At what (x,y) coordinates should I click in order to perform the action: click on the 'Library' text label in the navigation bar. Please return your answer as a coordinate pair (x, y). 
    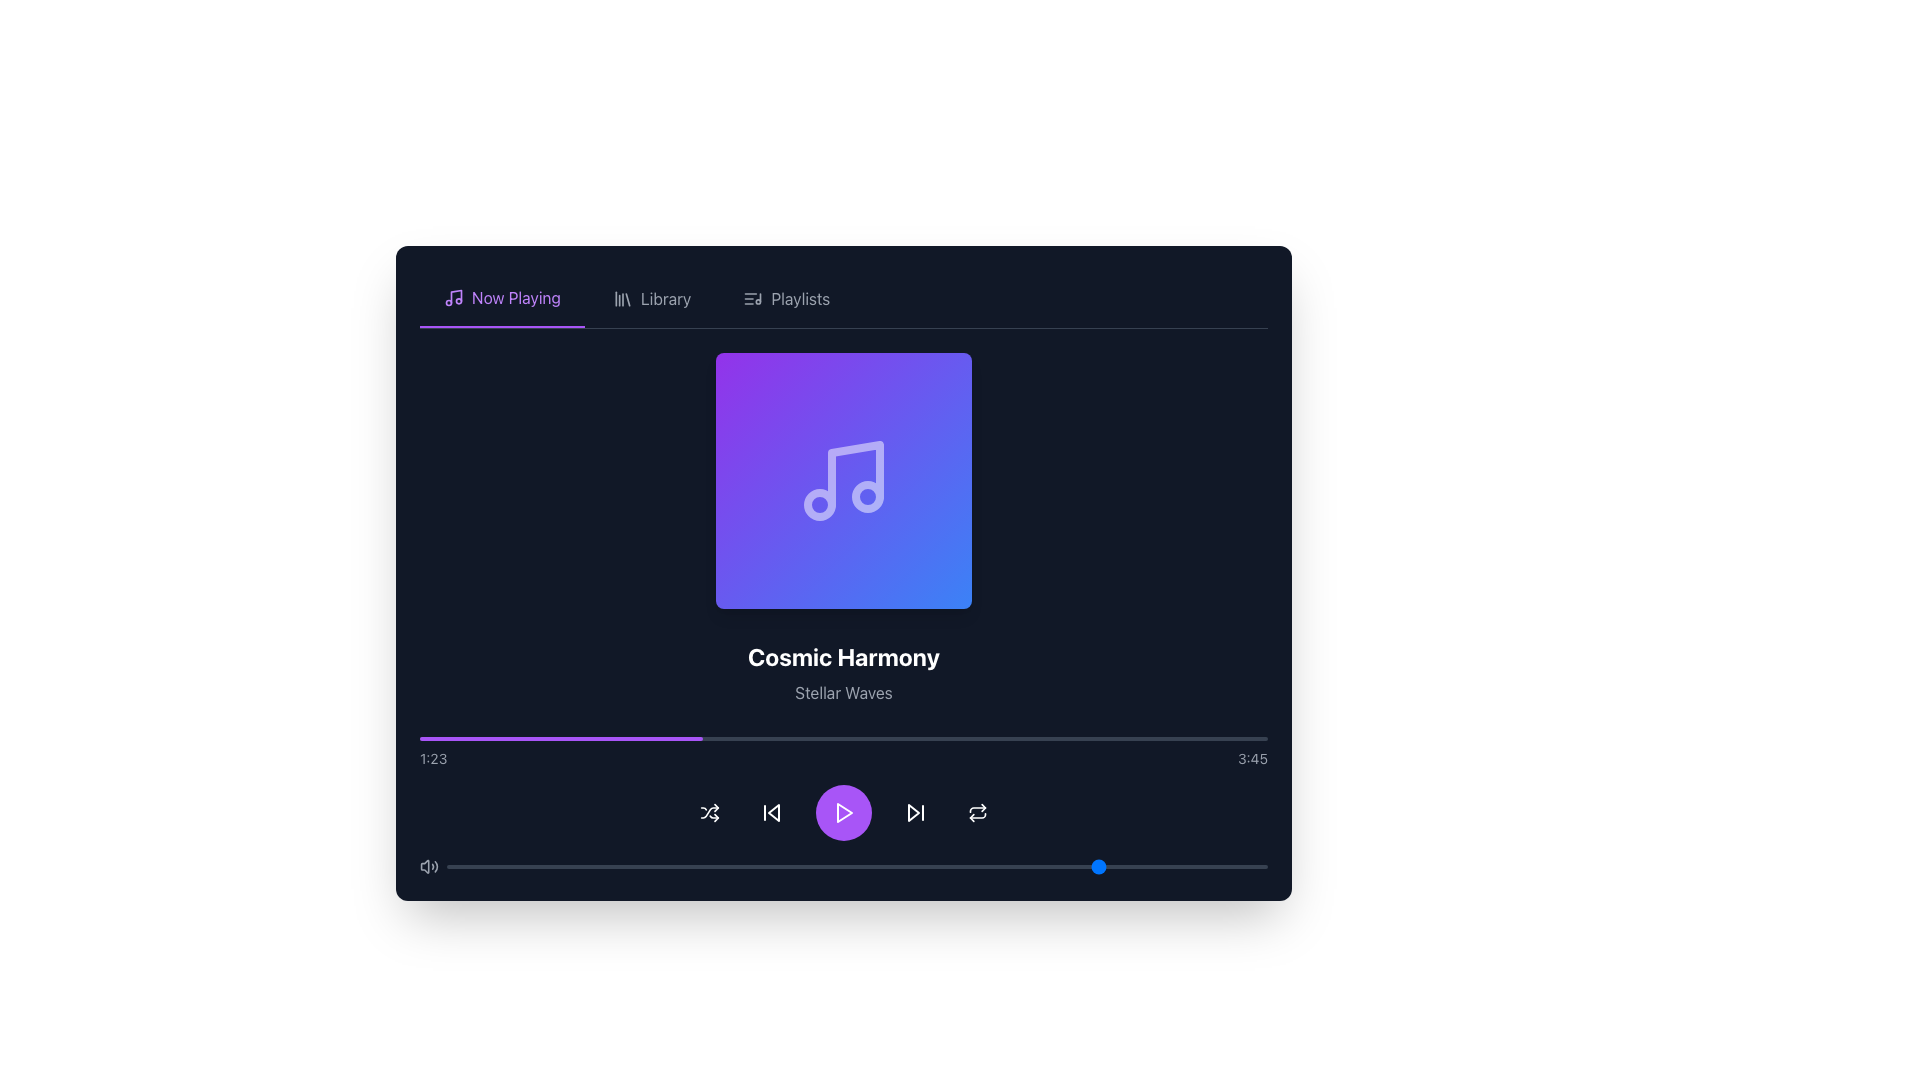
    Looking at the image, I should click on (666, 299).